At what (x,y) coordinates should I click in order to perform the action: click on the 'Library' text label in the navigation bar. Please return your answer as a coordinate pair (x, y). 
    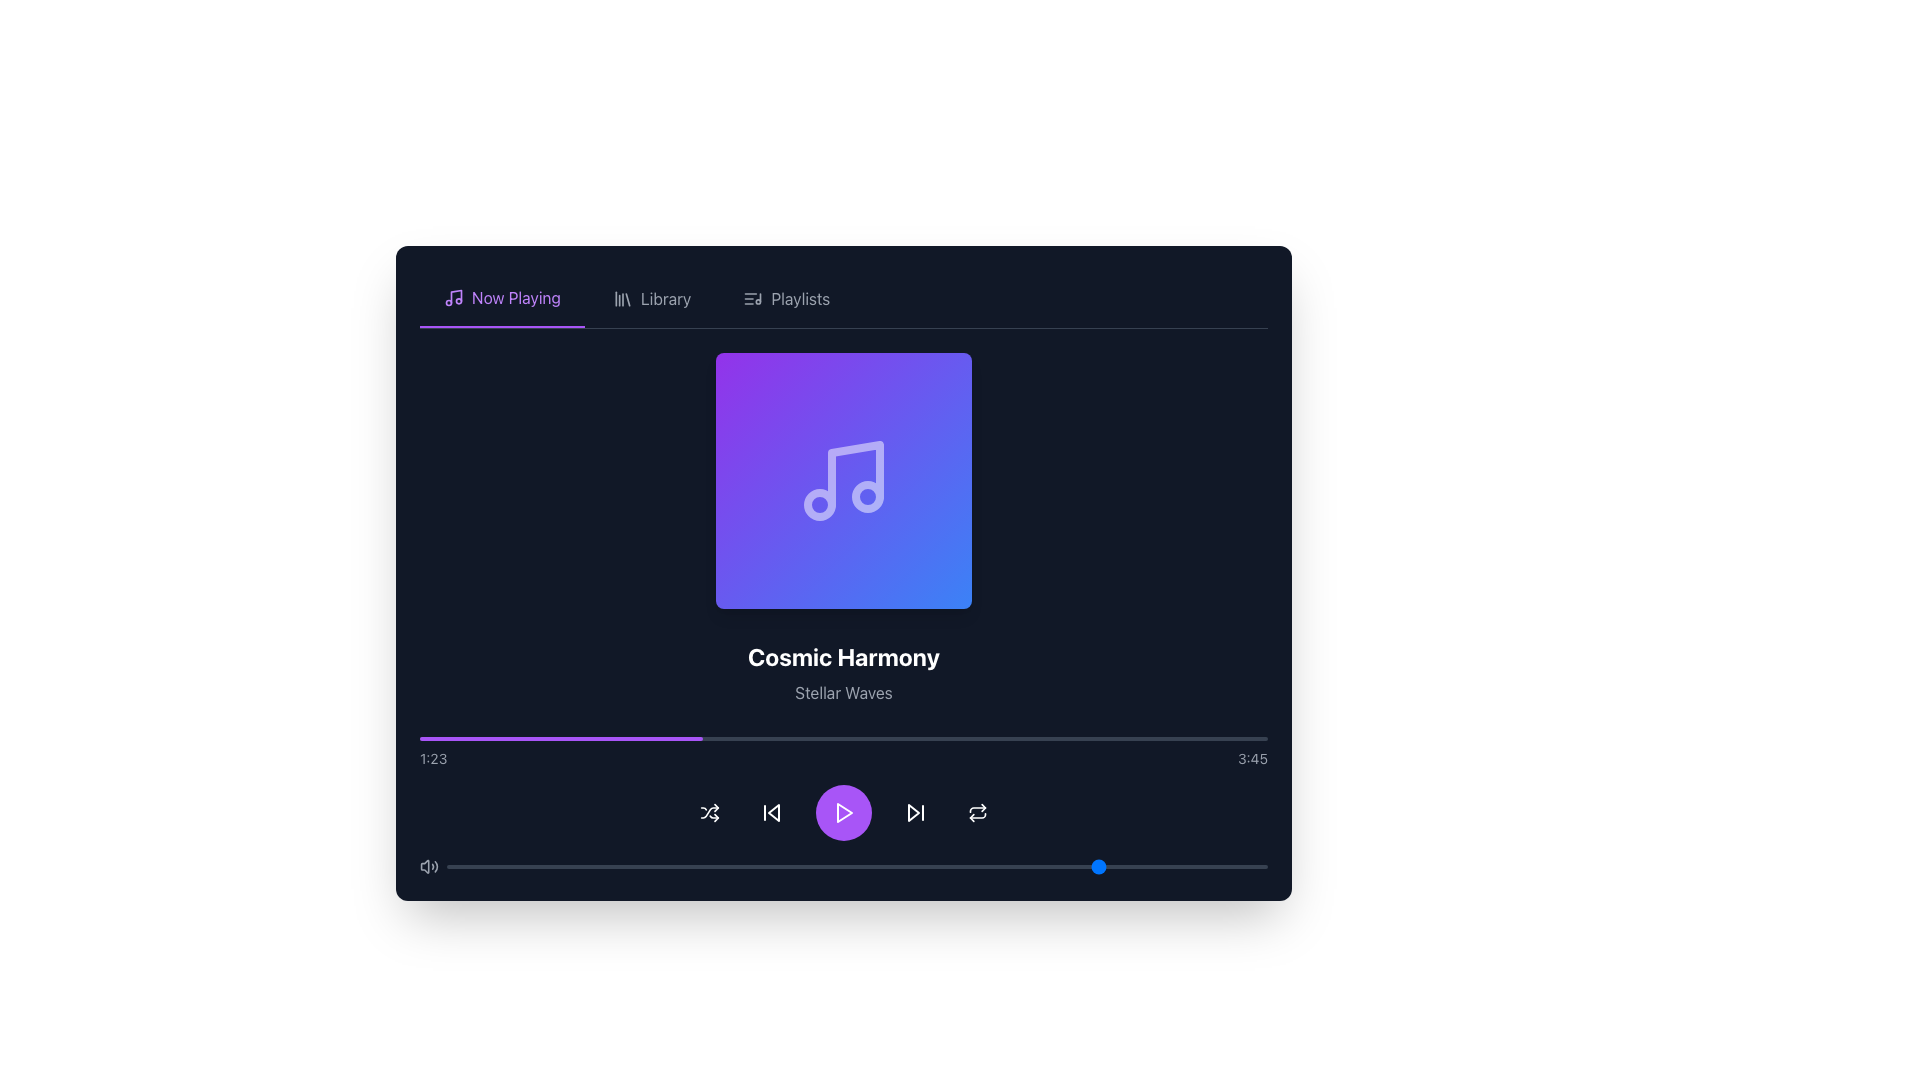
    Looking at the image, I should click on (666, 299).